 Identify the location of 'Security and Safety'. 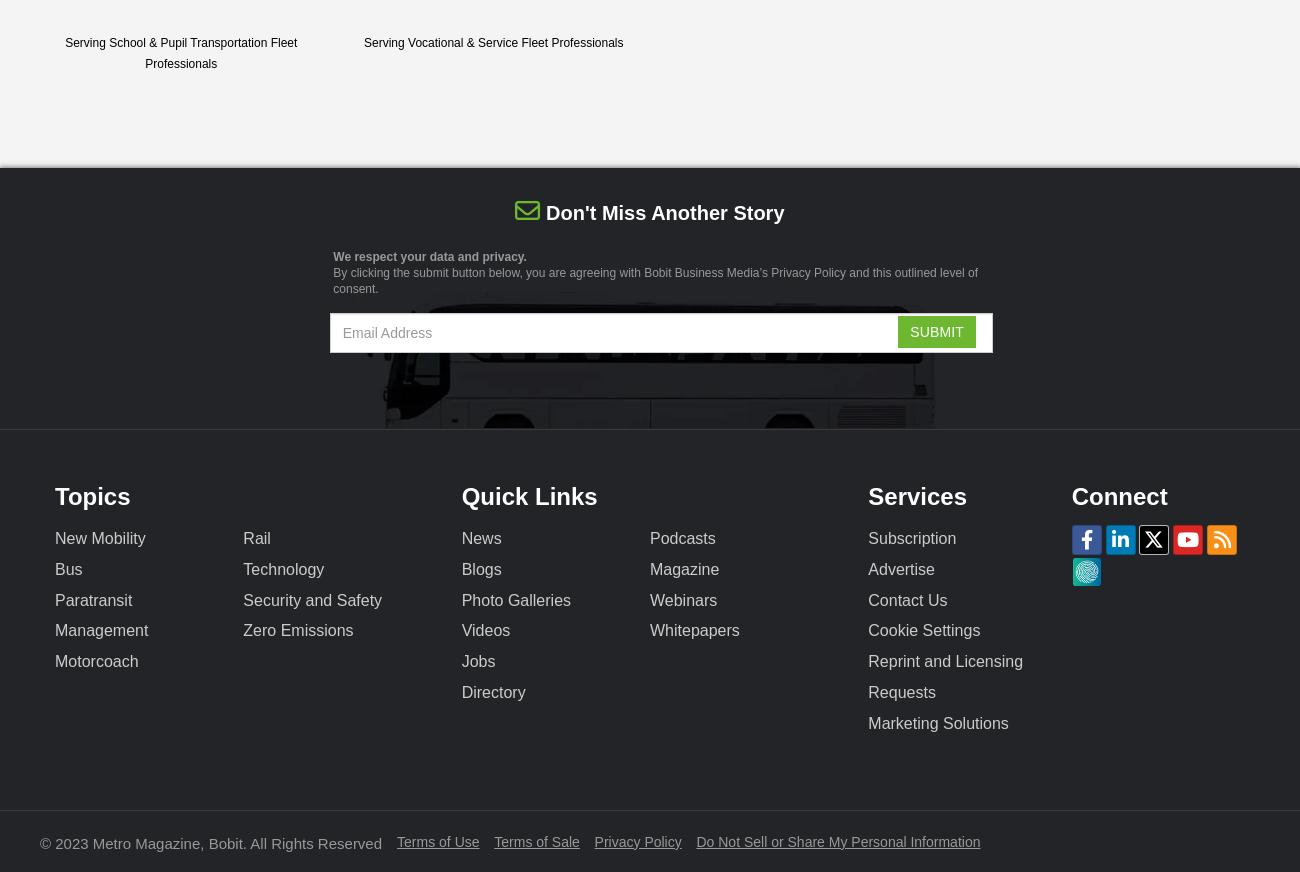
(312, 599).